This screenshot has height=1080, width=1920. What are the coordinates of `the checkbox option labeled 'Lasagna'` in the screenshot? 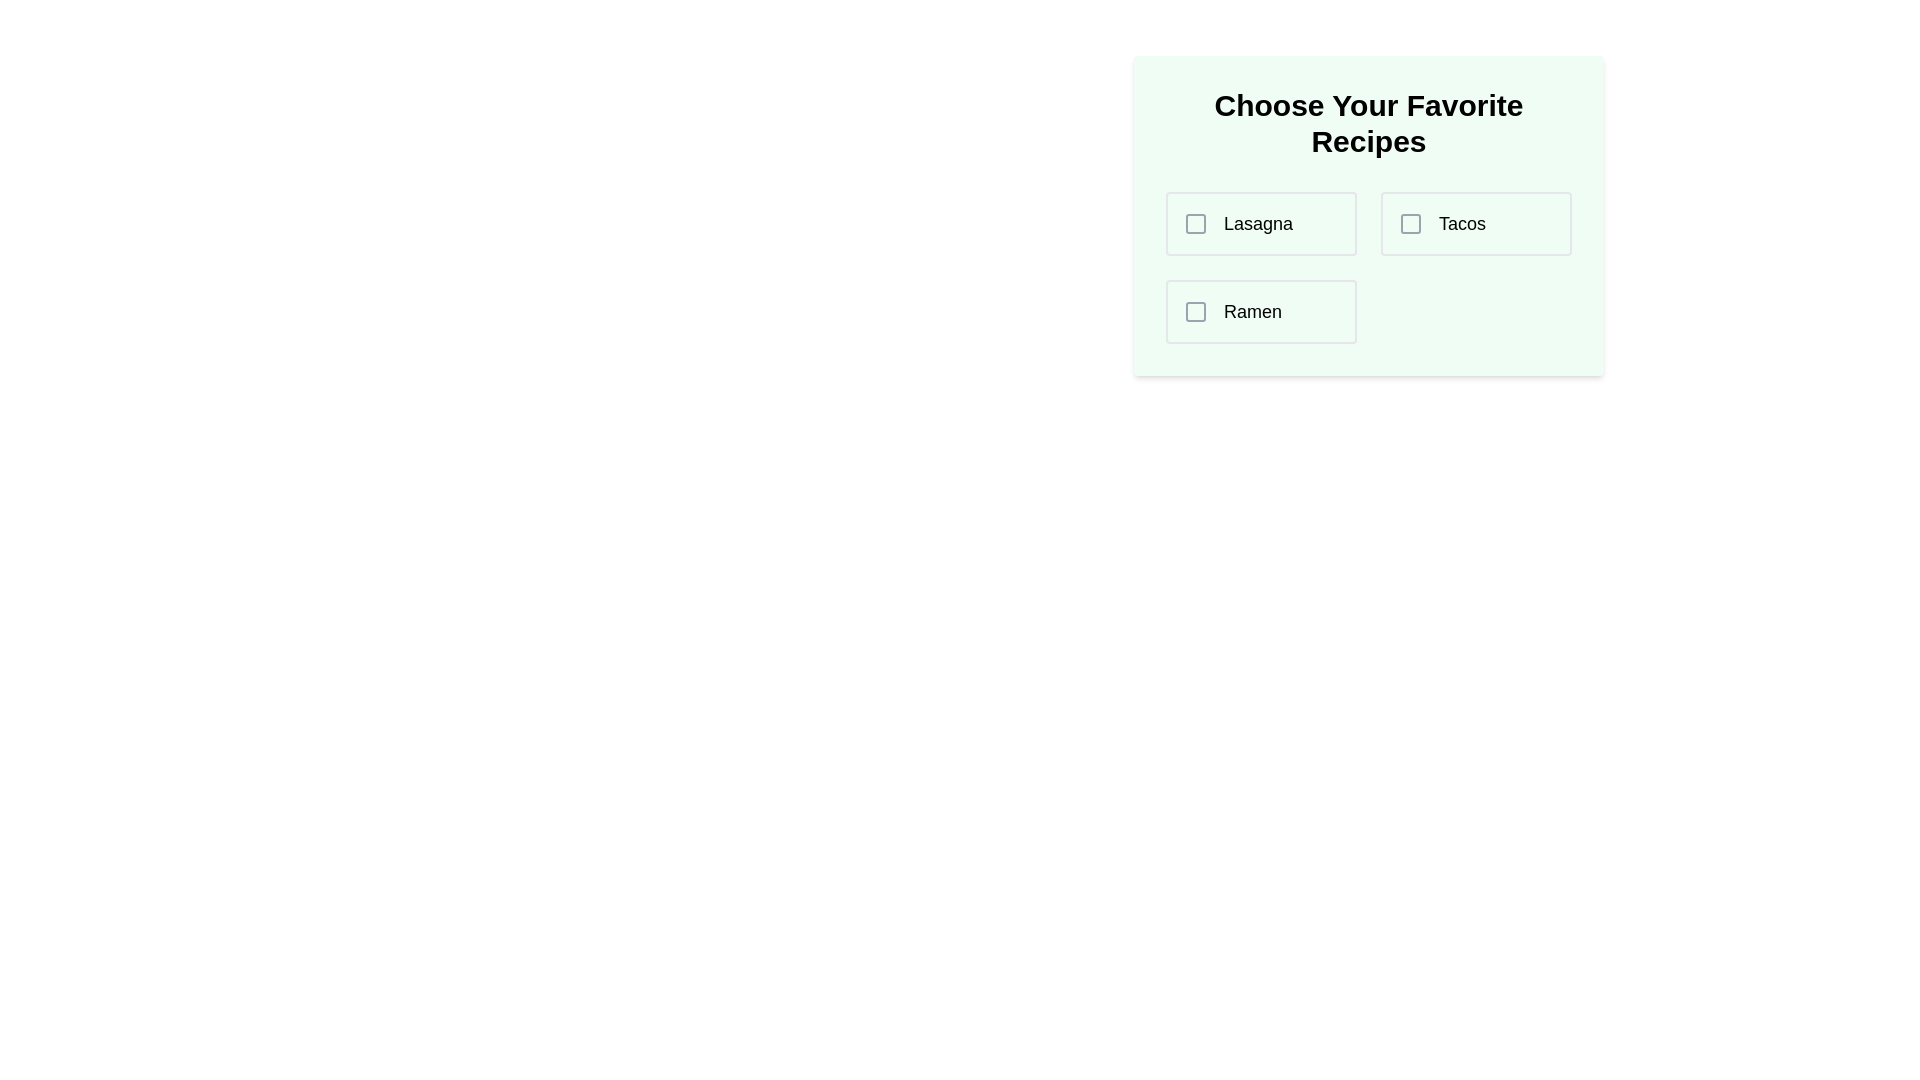 It's located at (1260, 223).